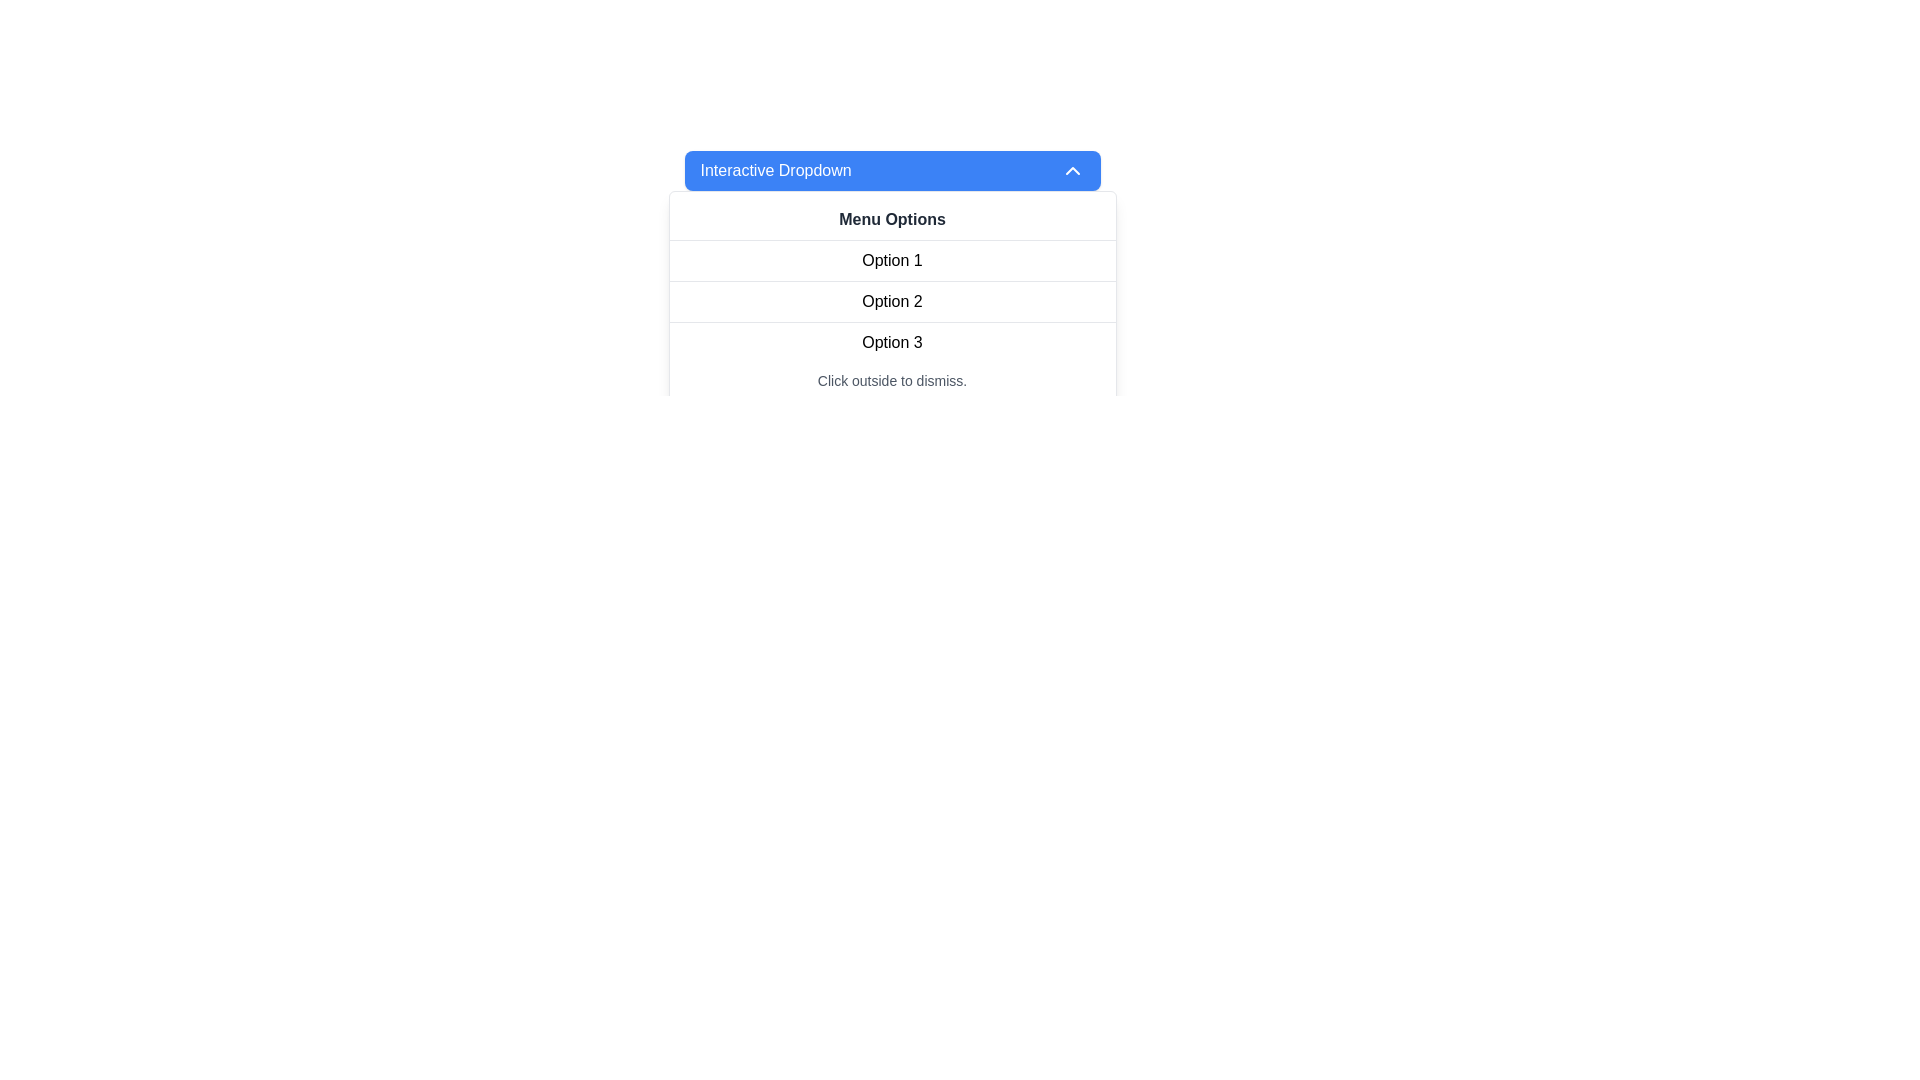  Describe the element at coordinates (891, 301) in the screenshot. I see `the vertical list containing three options ('Option 1', 'Option 2', 'Option 3') to change the background color to light blue` at that location.